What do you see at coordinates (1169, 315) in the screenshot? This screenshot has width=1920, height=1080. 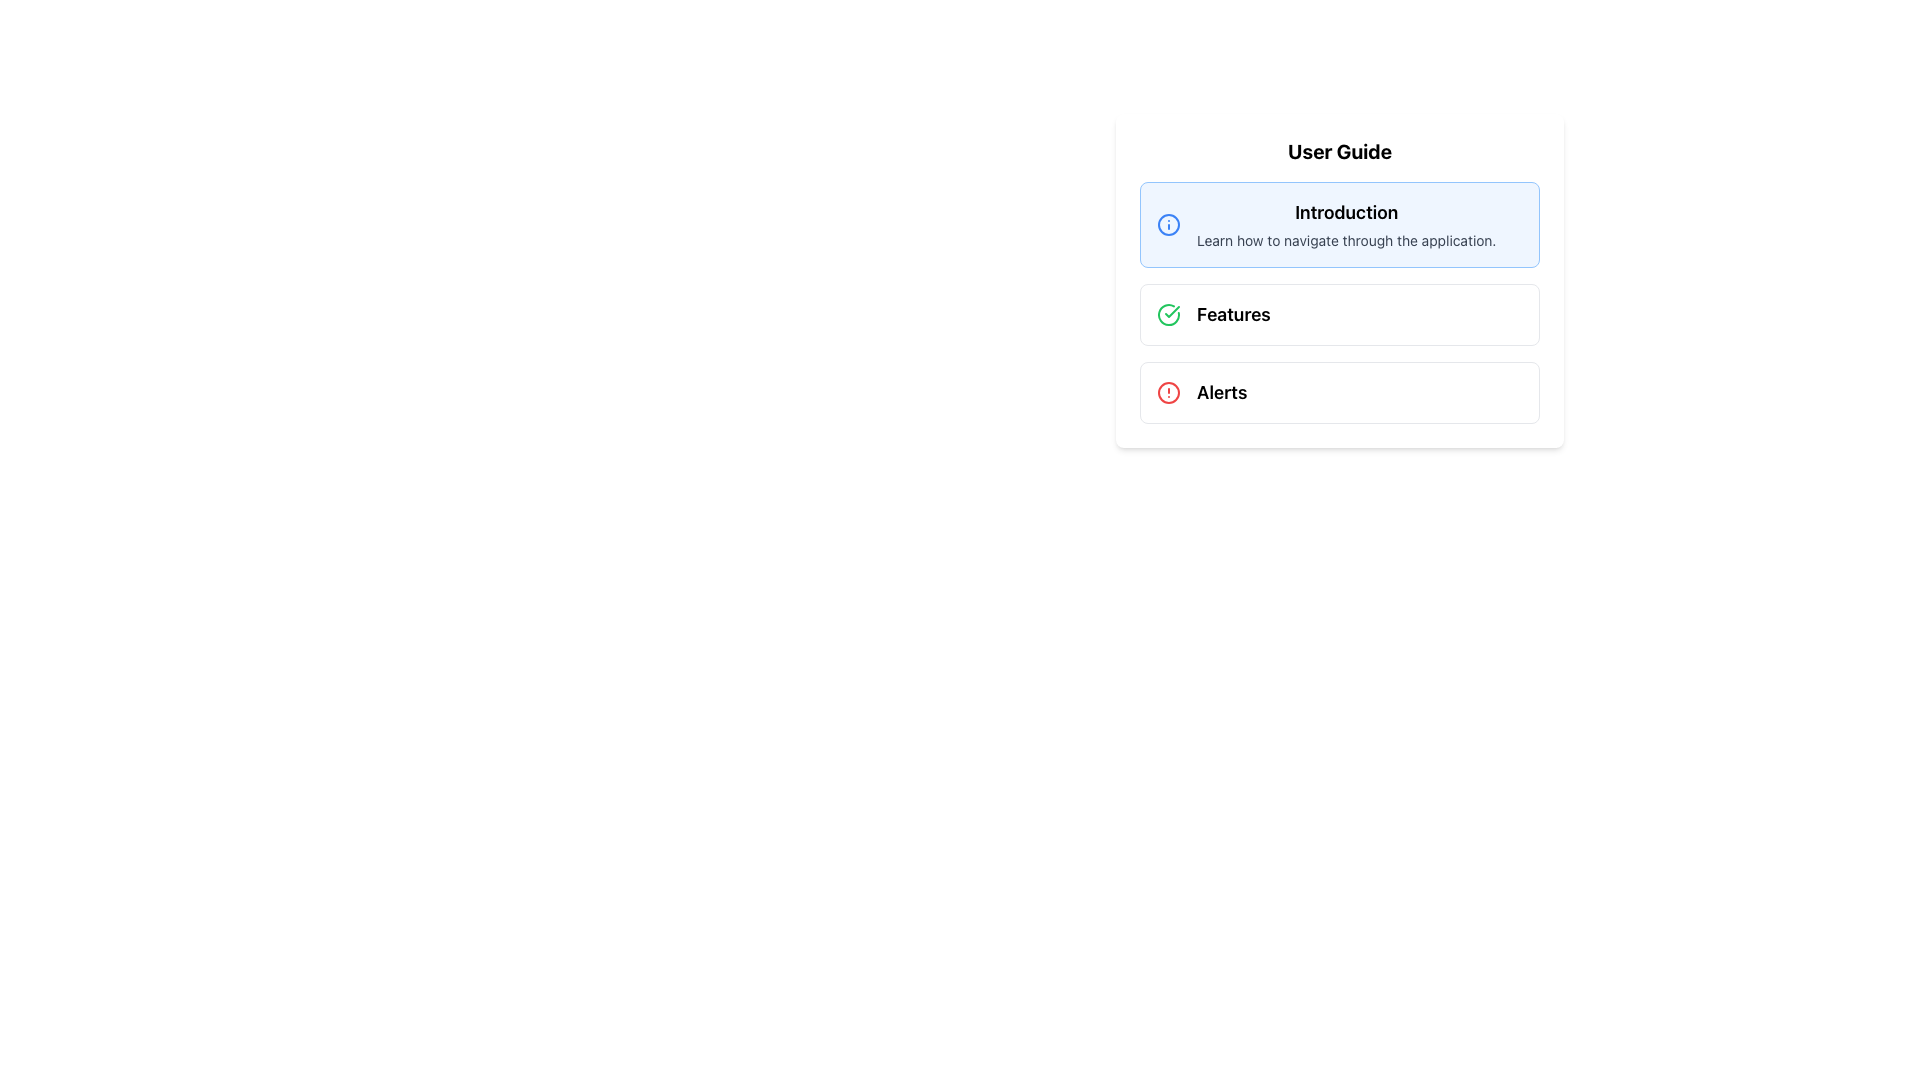 I see `the circular icon with a green checkmark inside, located in the 'Features' section, to the left of the text 'Features'` at bounding box center [1169, 315].